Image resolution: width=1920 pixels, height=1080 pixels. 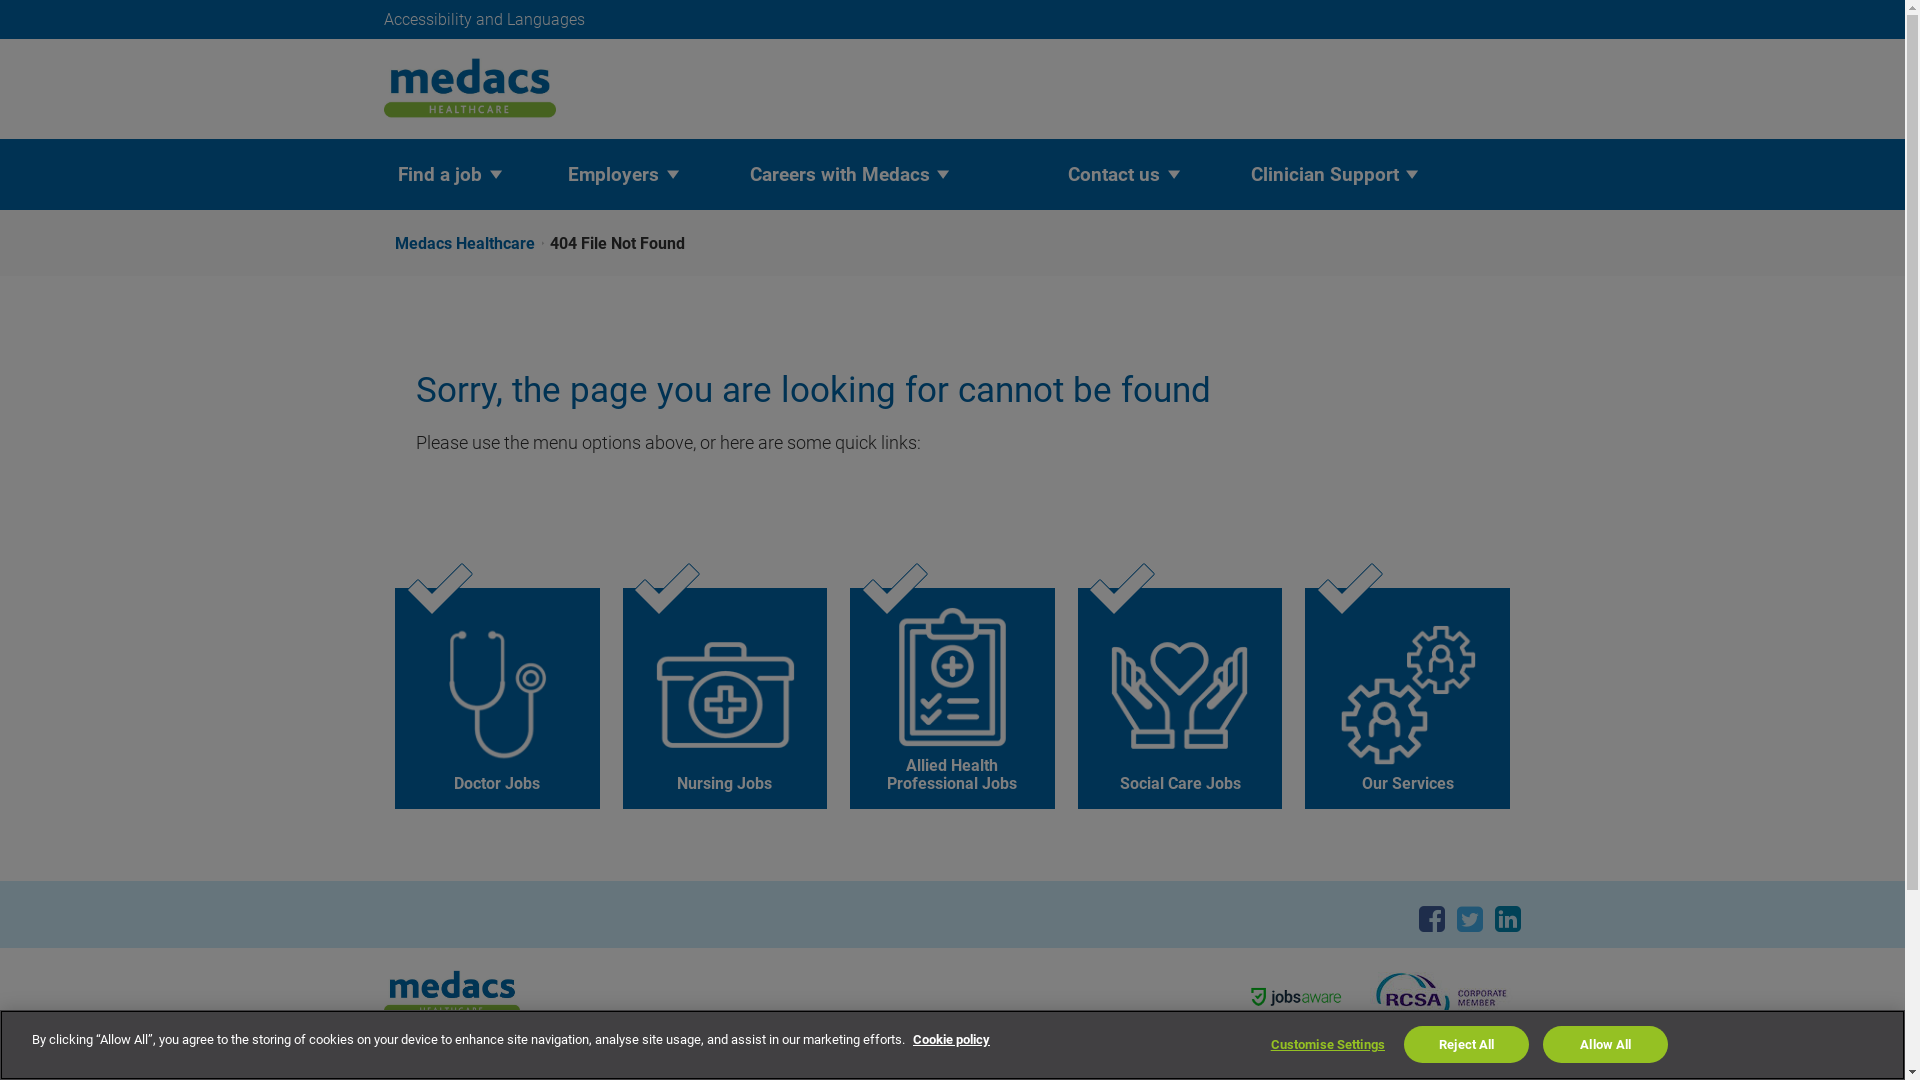 What do you see at coordinates (1430, 918) in the screenshot?
I see `'Facebook'` at bounding box center [1430, 918].